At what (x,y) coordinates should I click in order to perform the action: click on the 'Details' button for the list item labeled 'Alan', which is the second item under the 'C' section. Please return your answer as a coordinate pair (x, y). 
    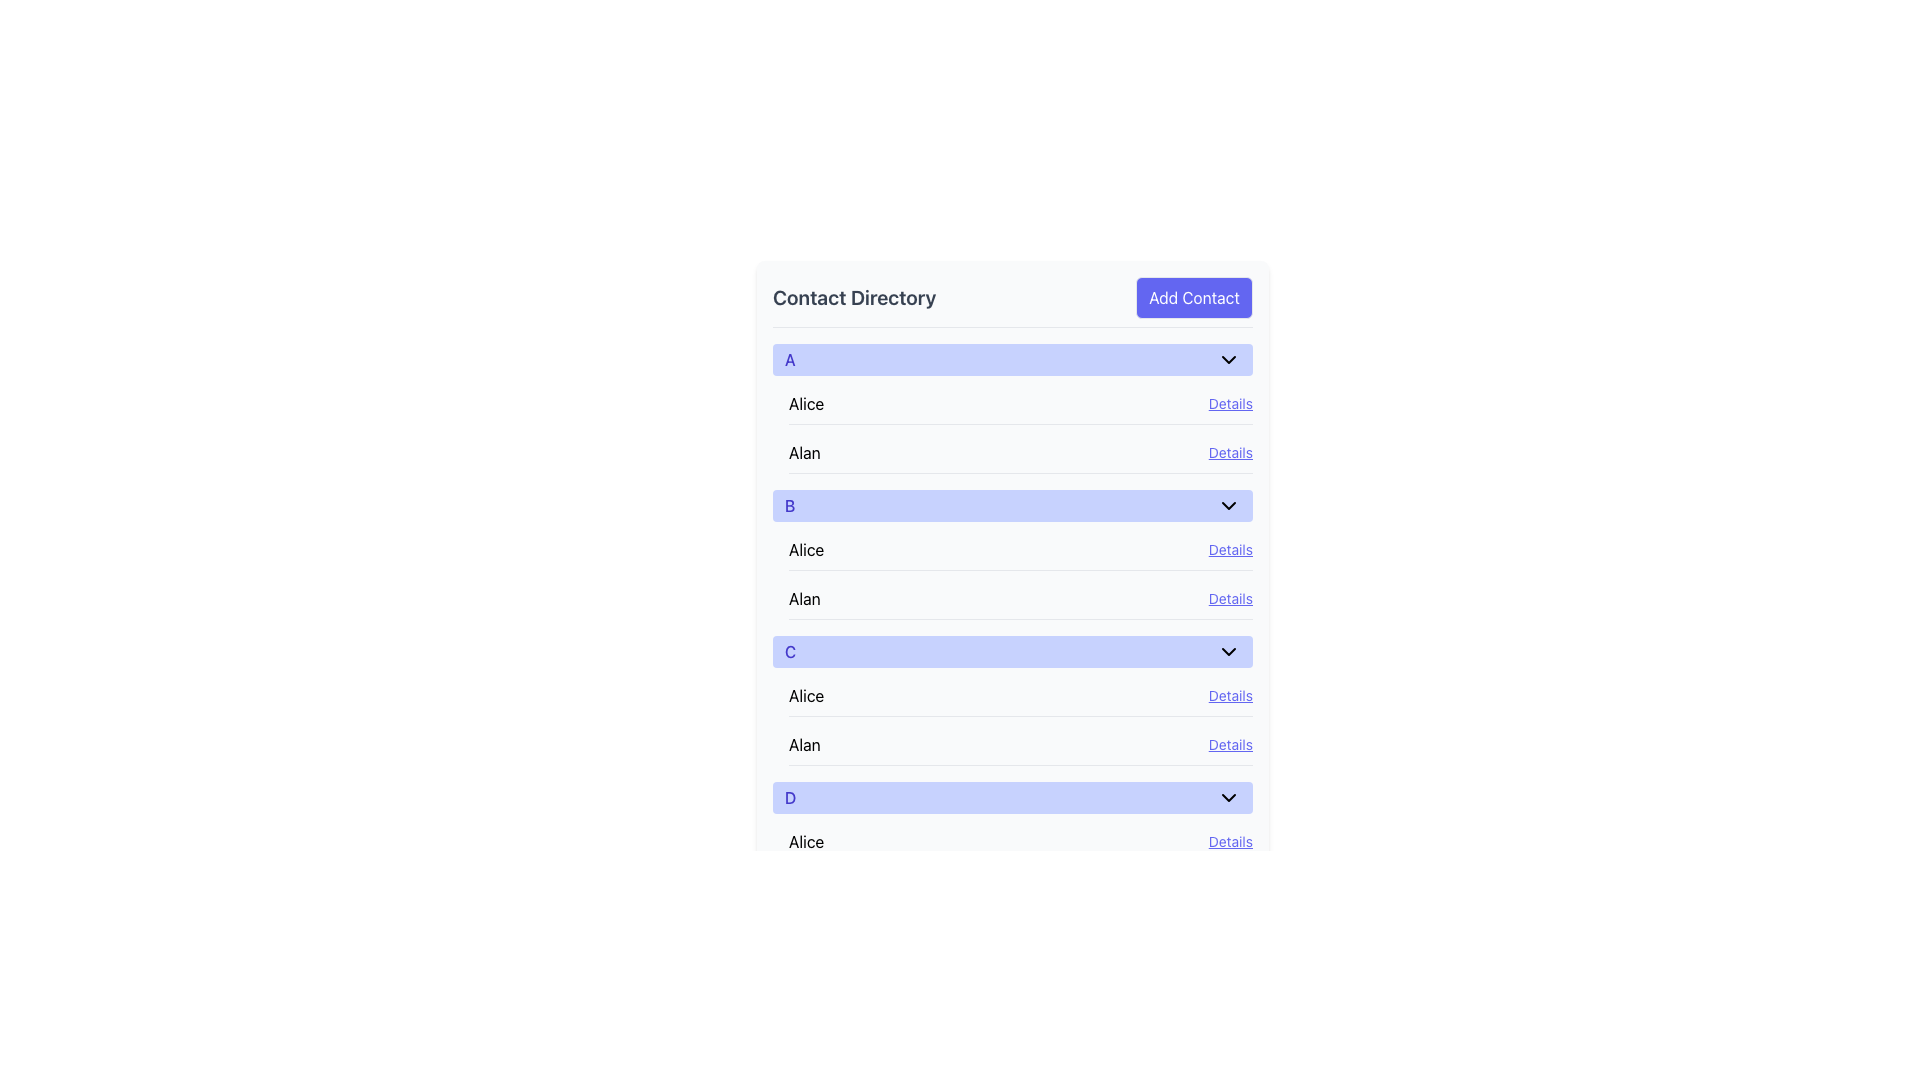
    Looking at the image, I should click on (1021, 744).